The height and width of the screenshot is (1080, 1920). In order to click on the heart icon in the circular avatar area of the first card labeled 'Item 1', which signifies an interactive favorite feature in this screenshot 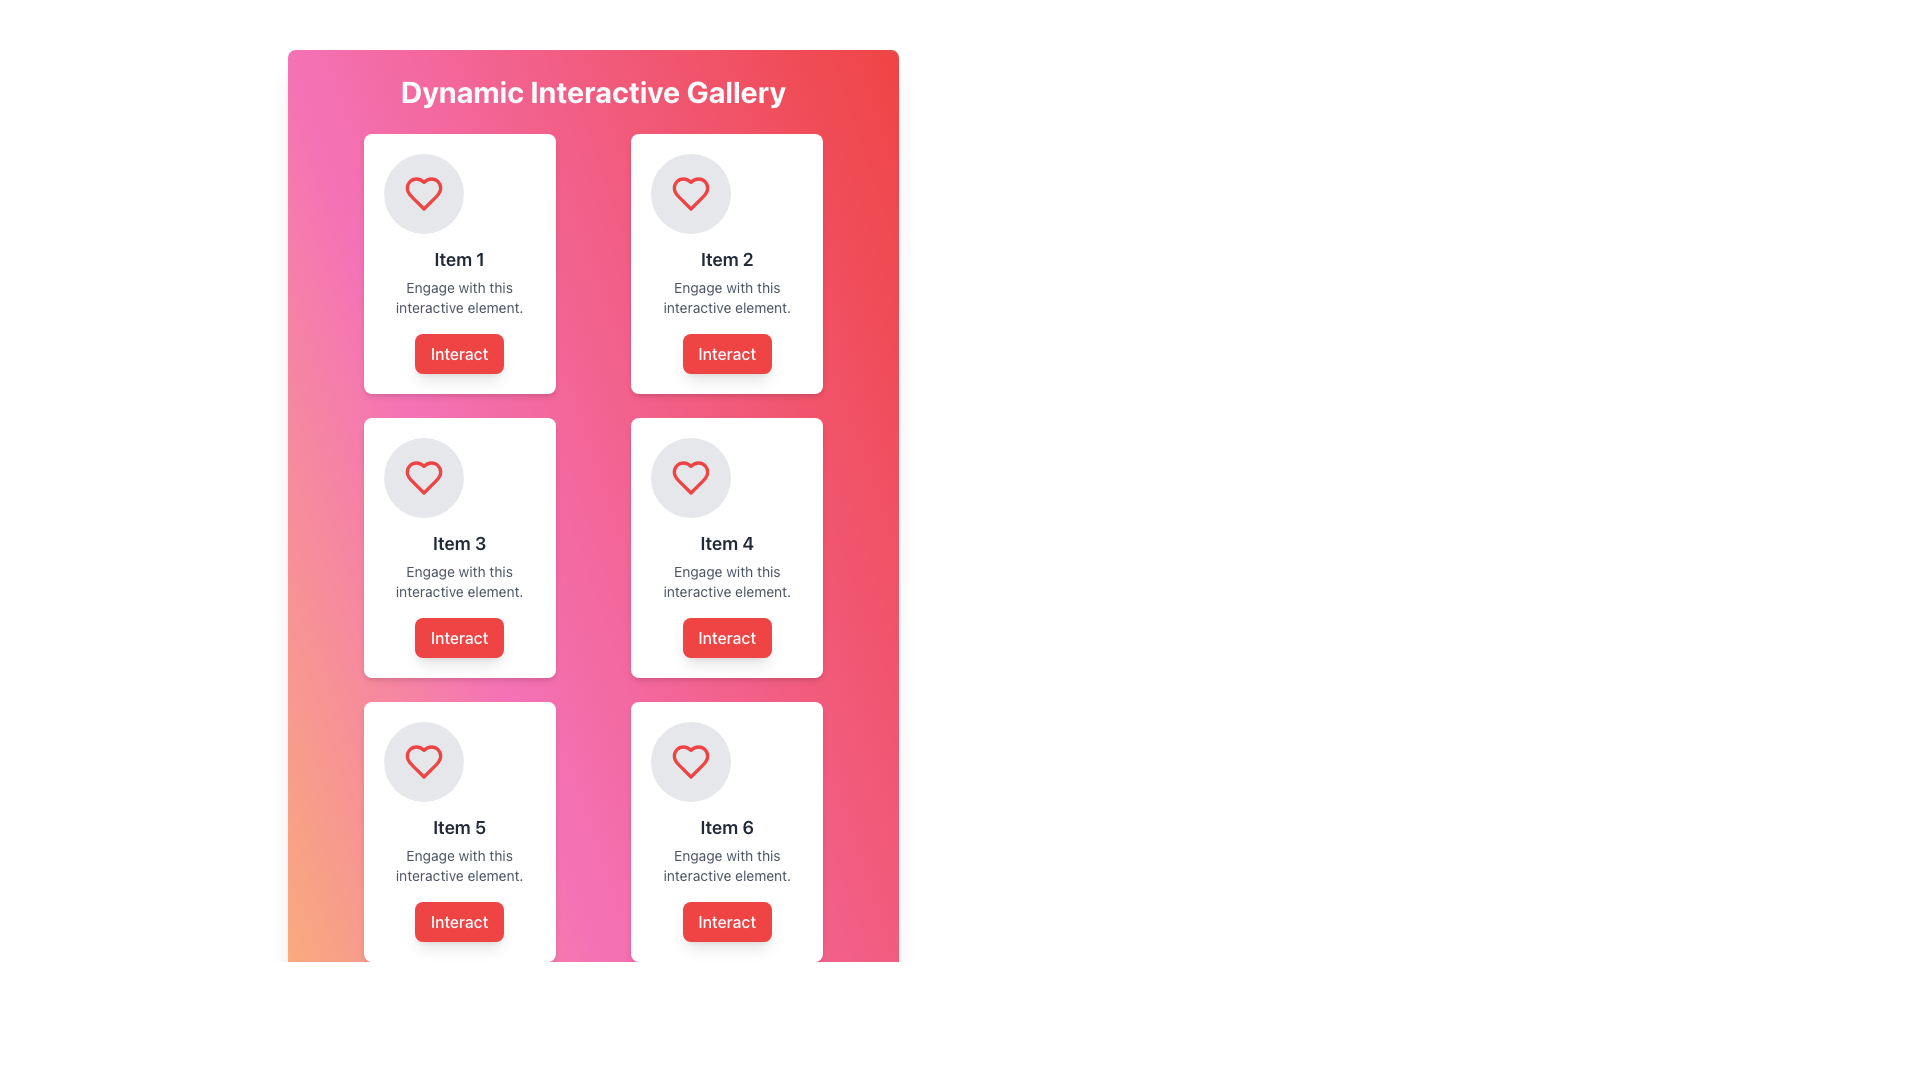, I will do `click(422, 193)`.